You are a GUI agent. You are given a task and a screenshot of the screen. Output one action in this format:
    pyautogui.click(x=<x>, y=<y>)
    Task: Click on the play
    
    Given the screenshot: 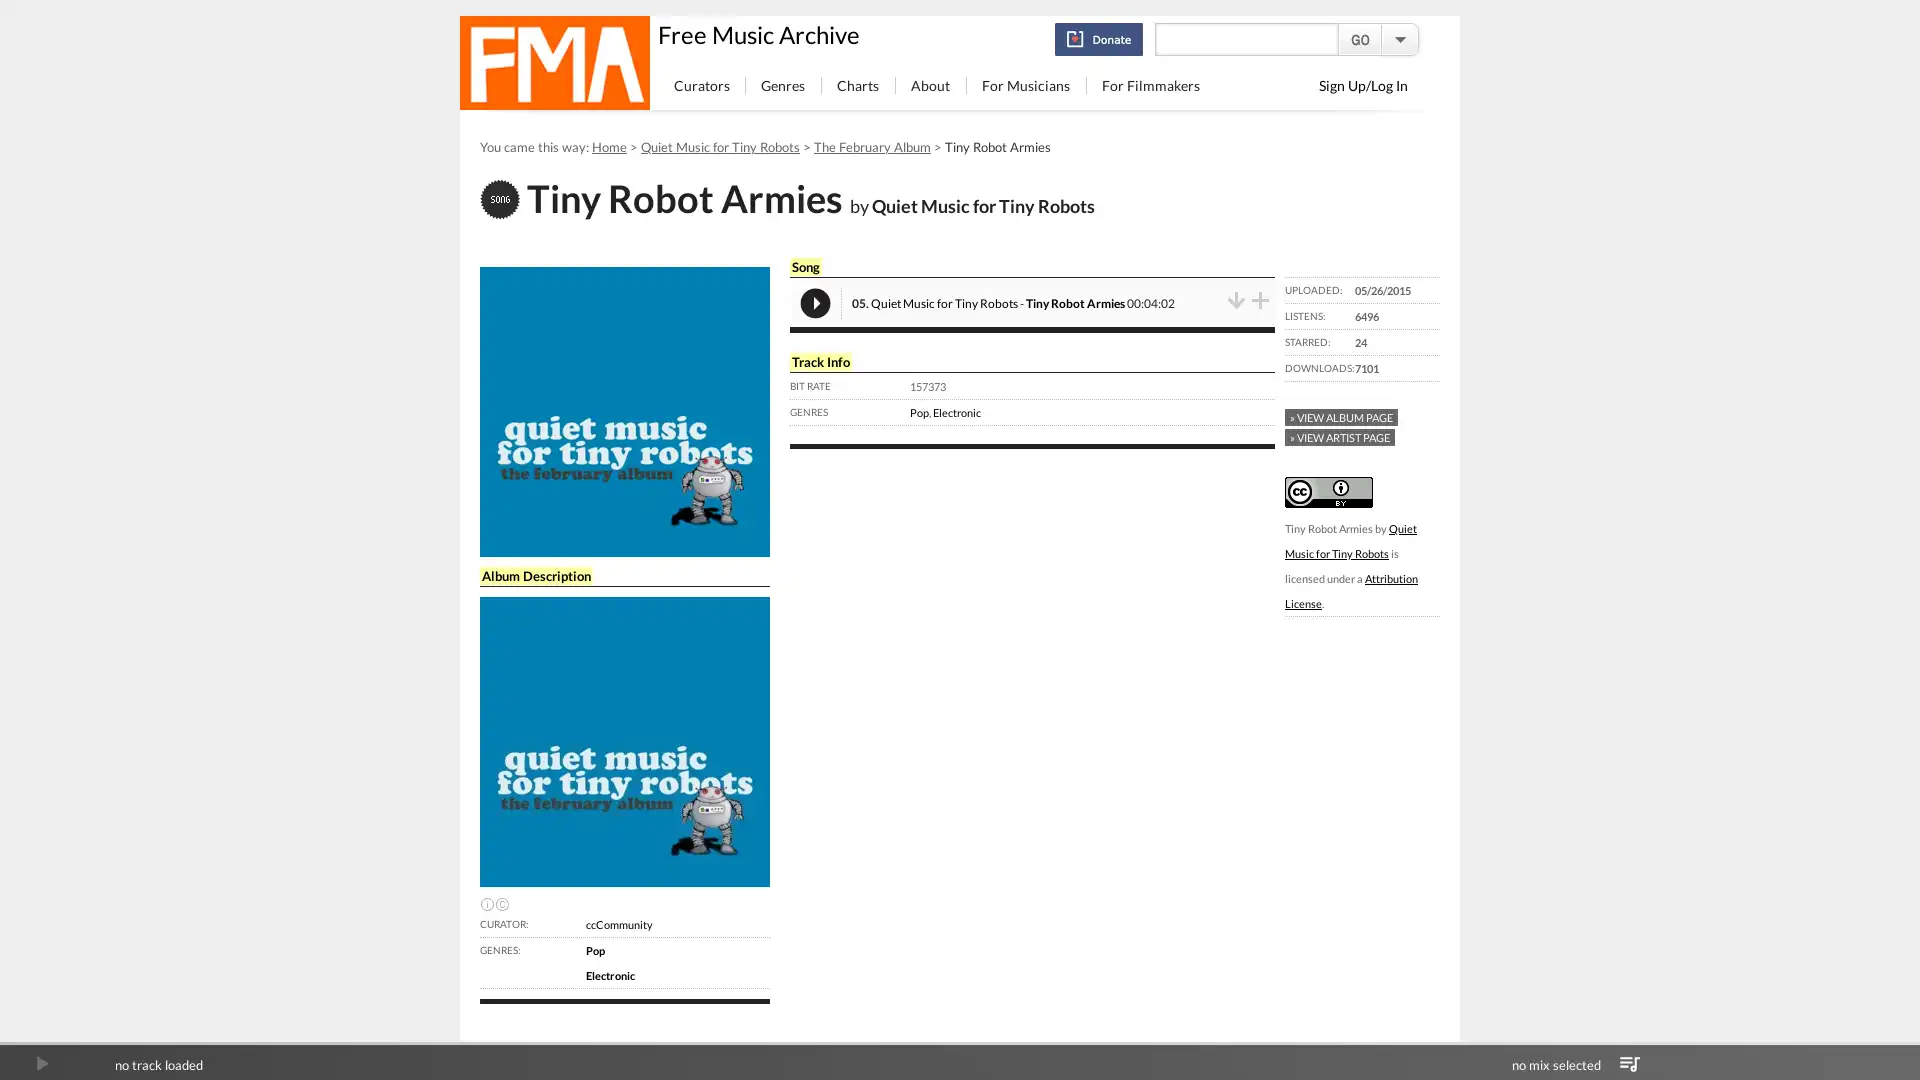 What is the action you would take?
    pyautogui.click(x=41, y=1063)
    